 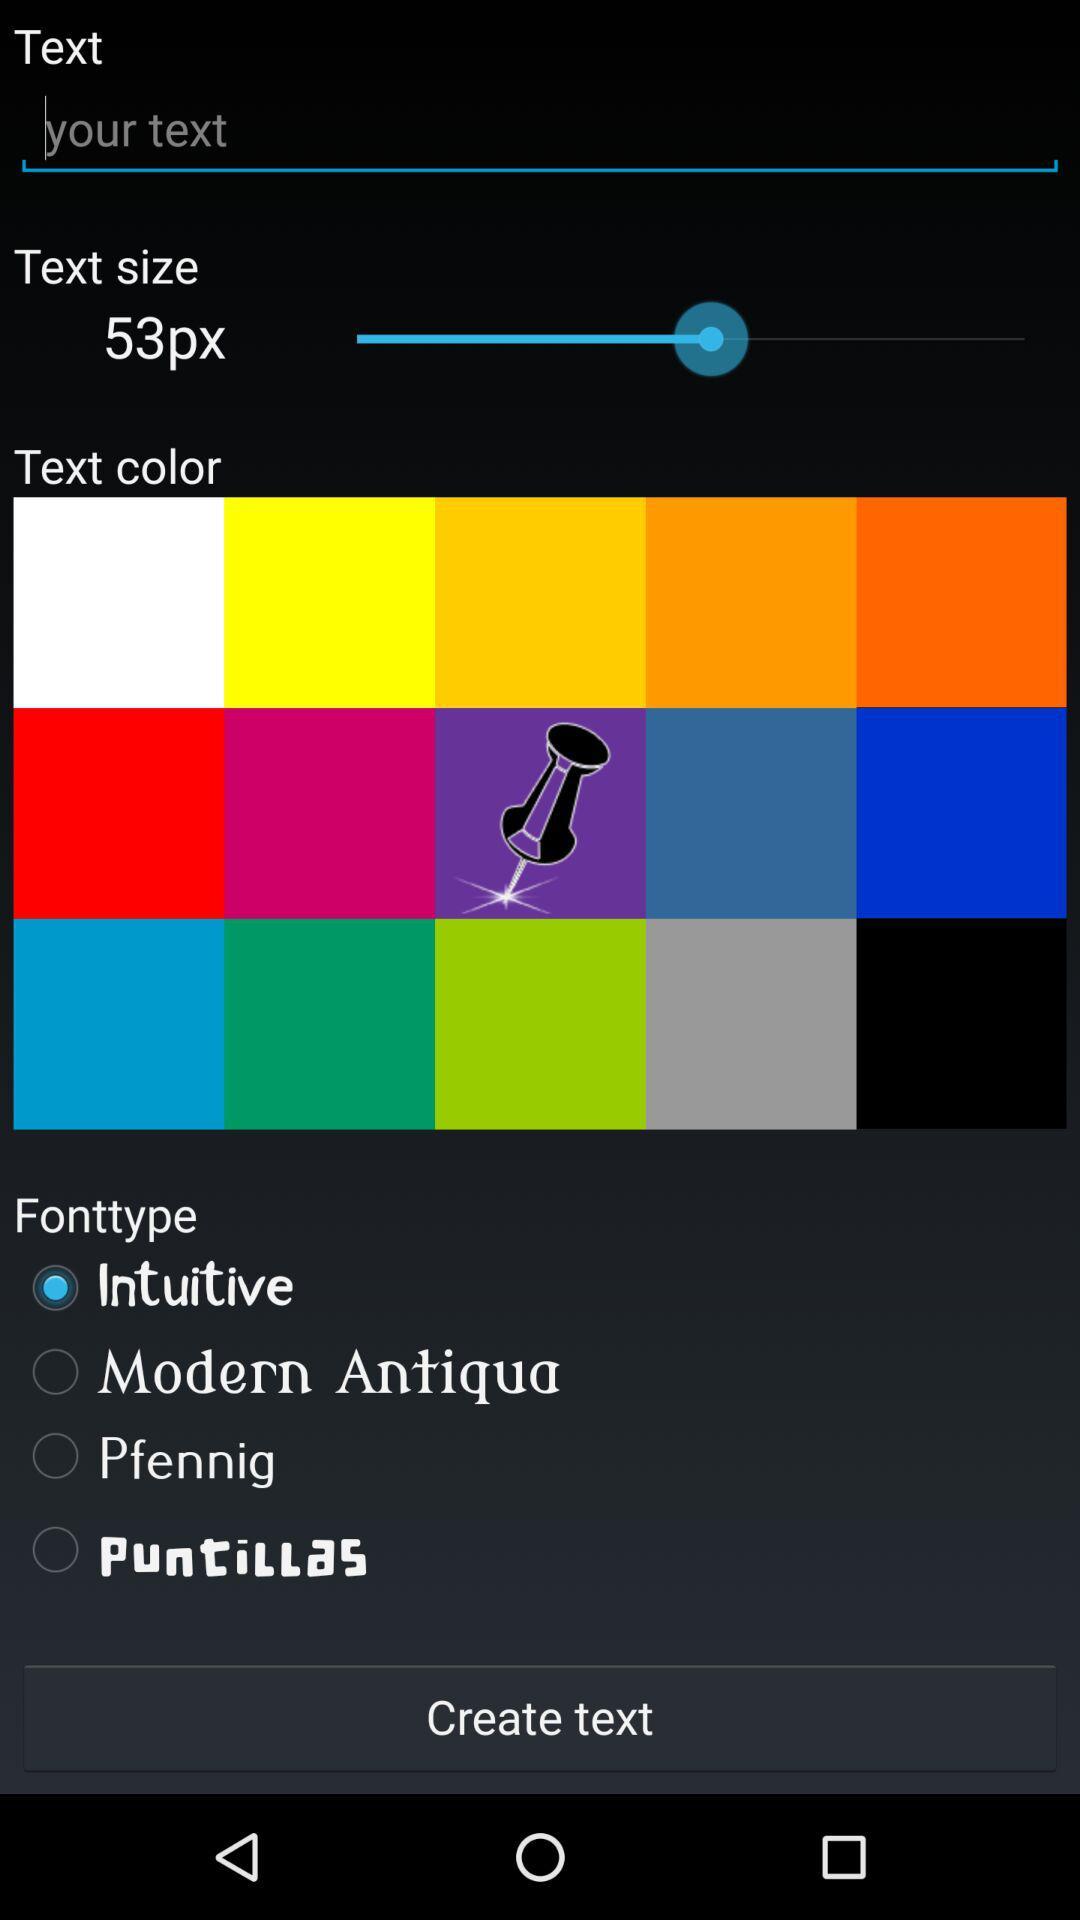 I want to click on color, so click(x=540, y=601).